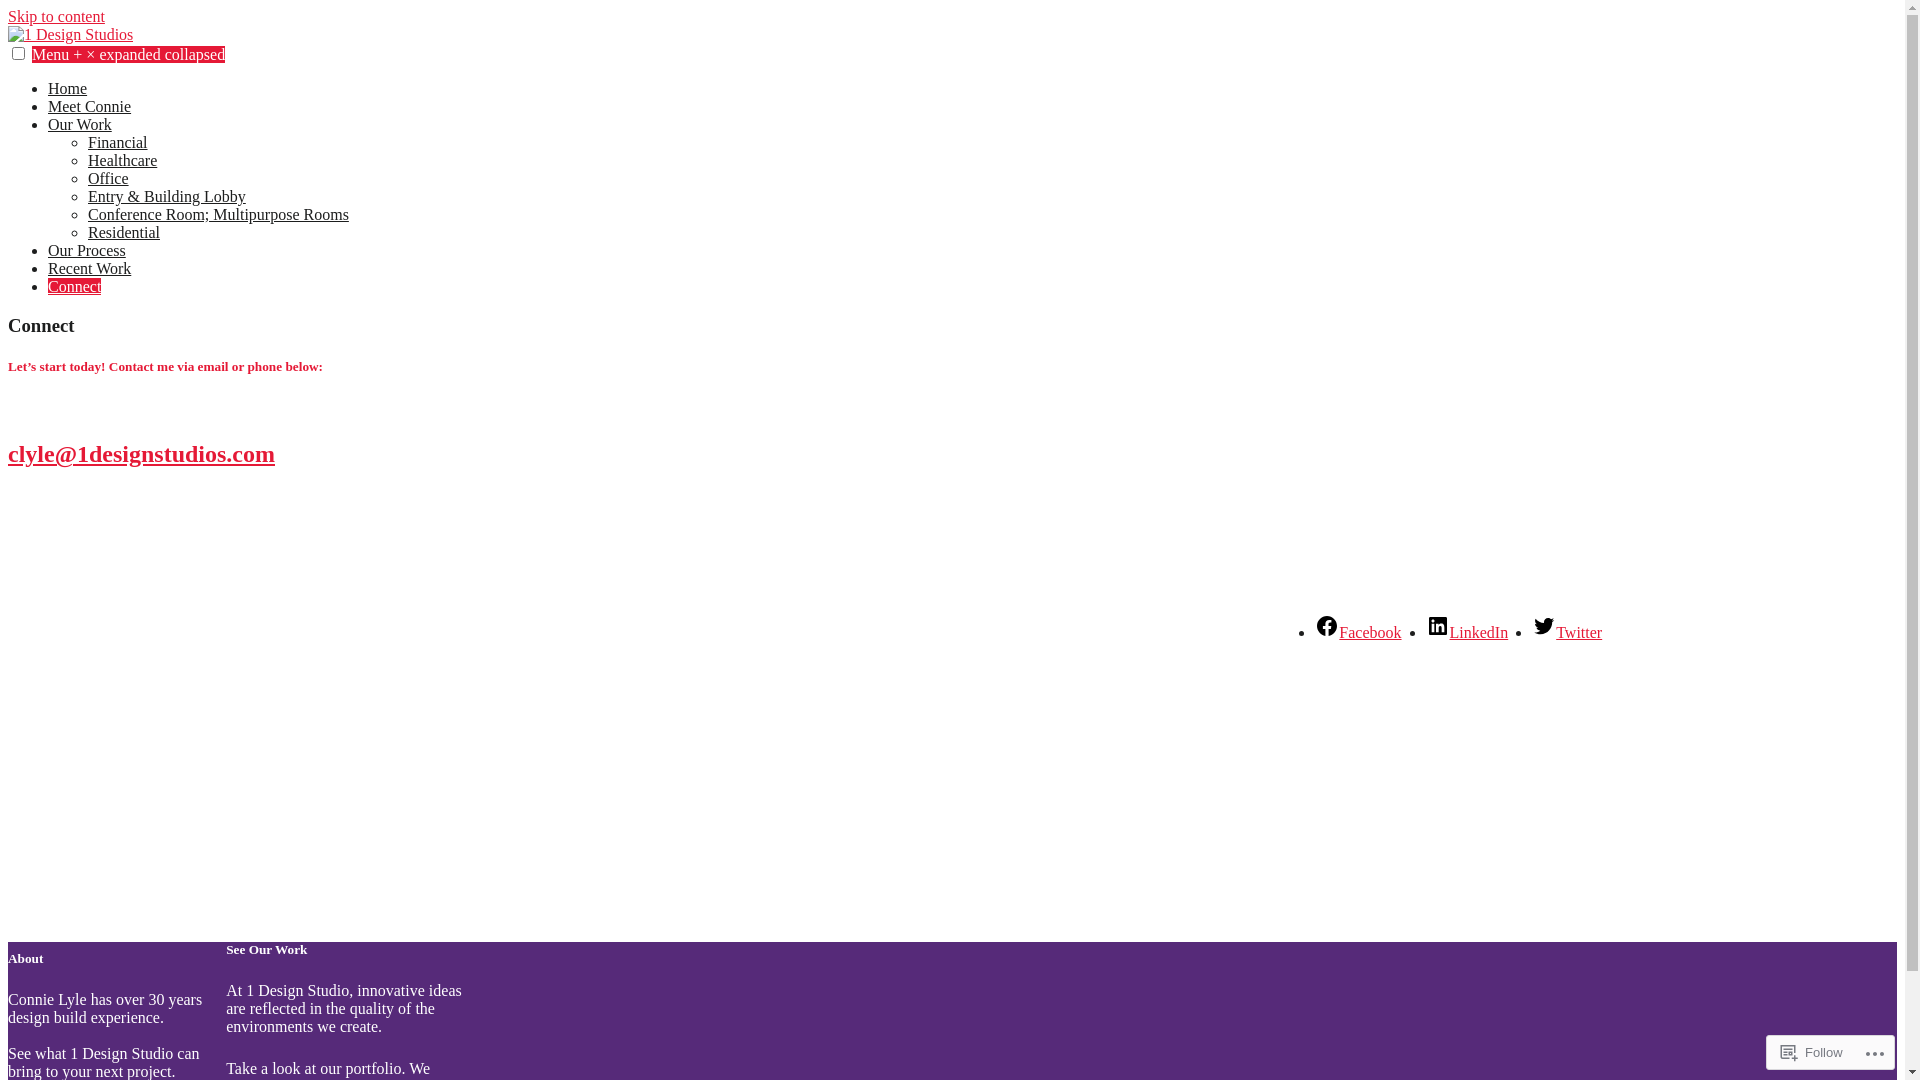  What do you see at coordinates (88, 106) in the screenshot?
I see `'Meet Connie'` at bounding box center [88, 106].